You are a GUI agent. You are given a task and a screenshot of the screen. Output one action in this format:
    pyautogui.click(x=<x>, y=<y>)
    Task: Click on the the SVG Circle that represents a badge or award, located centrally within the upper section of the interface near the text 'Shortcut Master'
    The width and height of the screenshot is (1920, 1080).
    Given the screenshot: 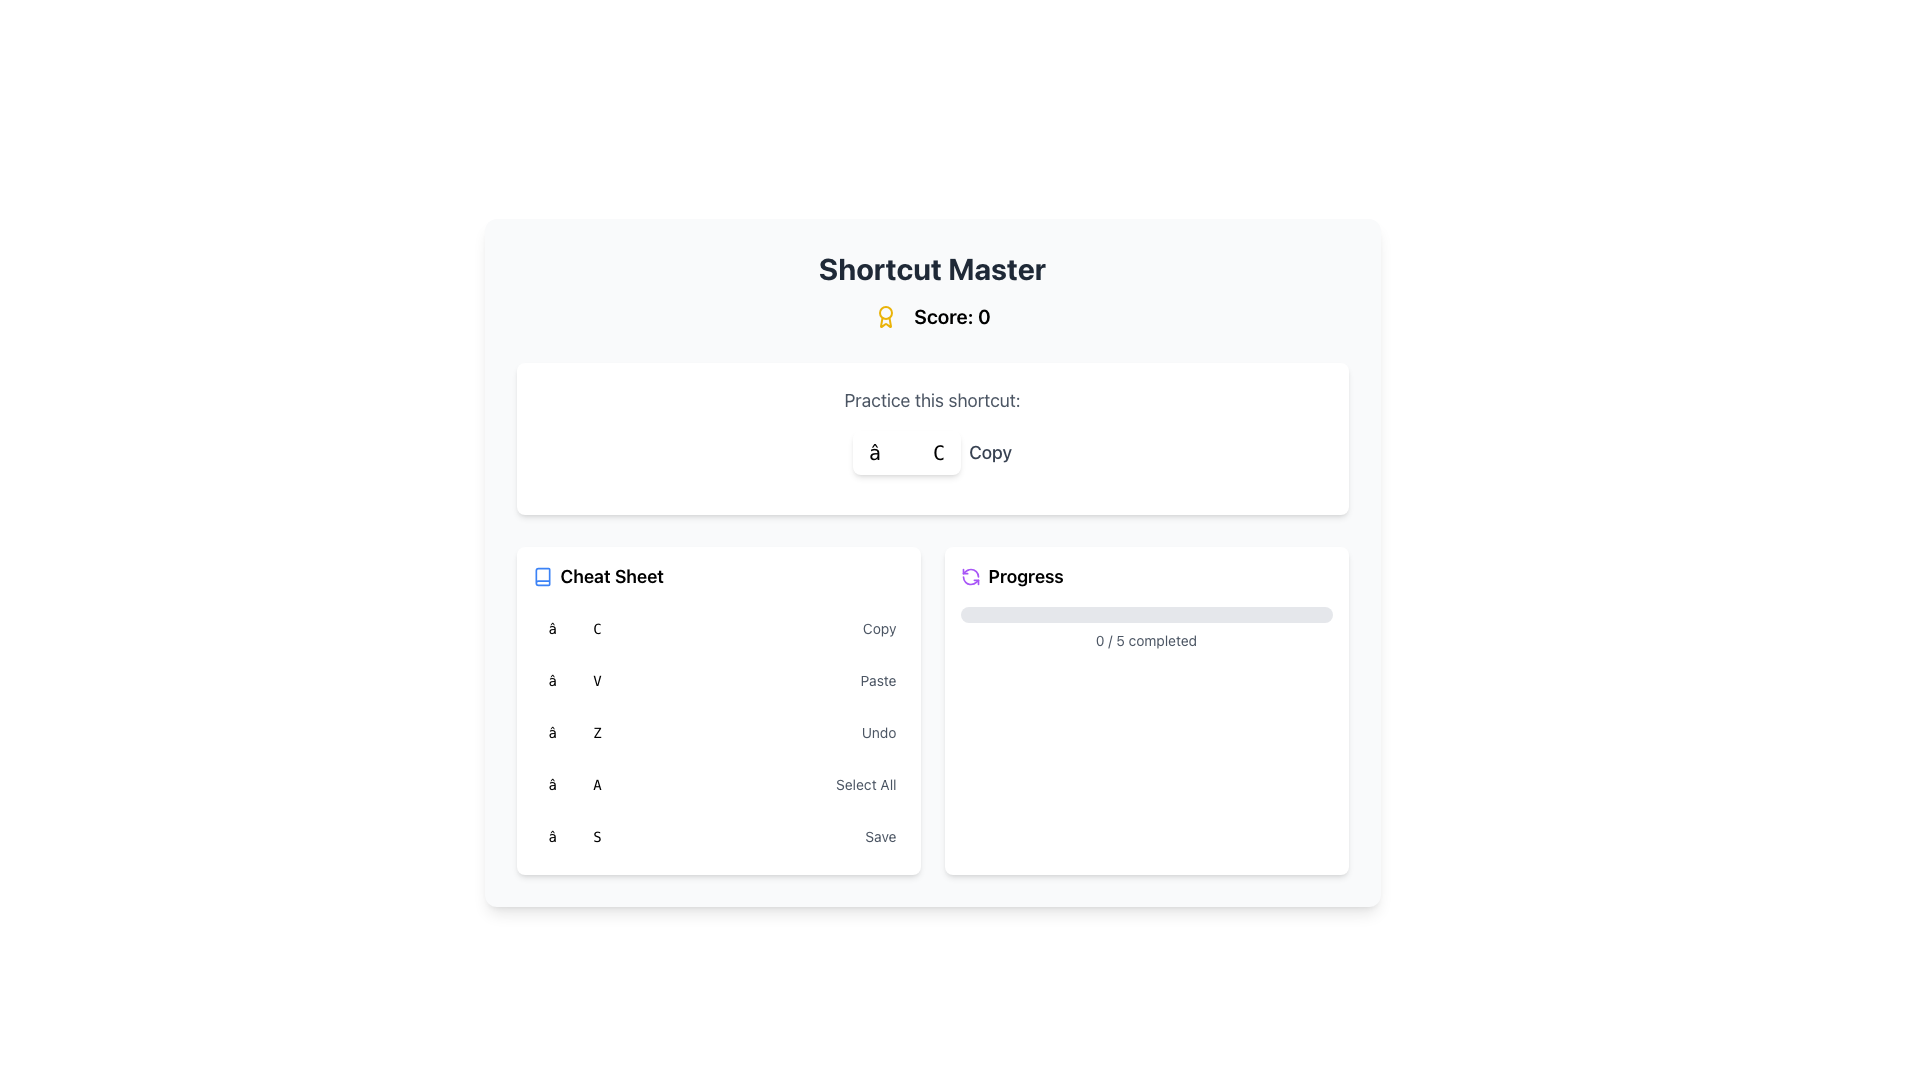 What is the action you would take?
    pyautogui.click(x=885, y=312)
    